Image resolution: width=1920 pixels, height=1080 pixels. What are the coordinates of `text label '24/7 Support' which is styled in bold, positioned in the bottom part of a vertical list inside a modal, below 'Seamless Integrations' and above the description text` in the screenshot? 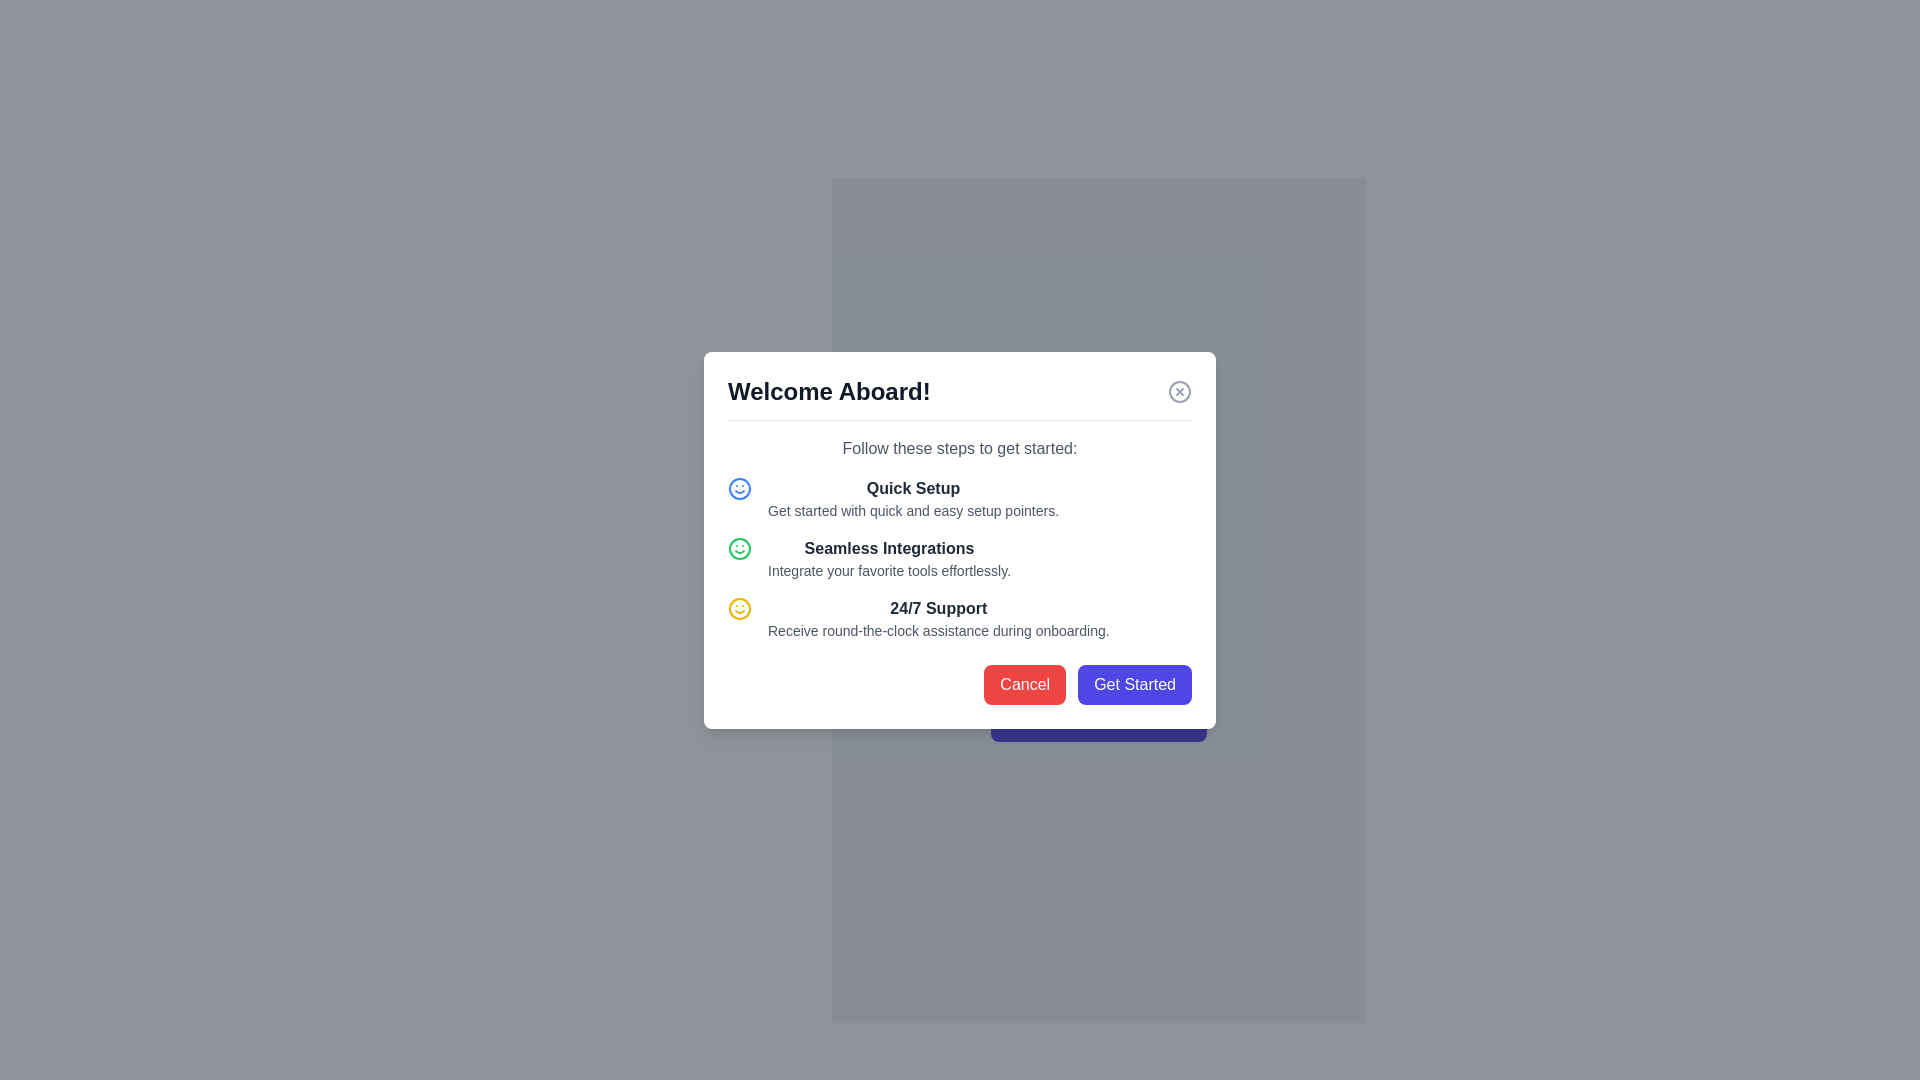 It's located at (937, 607).